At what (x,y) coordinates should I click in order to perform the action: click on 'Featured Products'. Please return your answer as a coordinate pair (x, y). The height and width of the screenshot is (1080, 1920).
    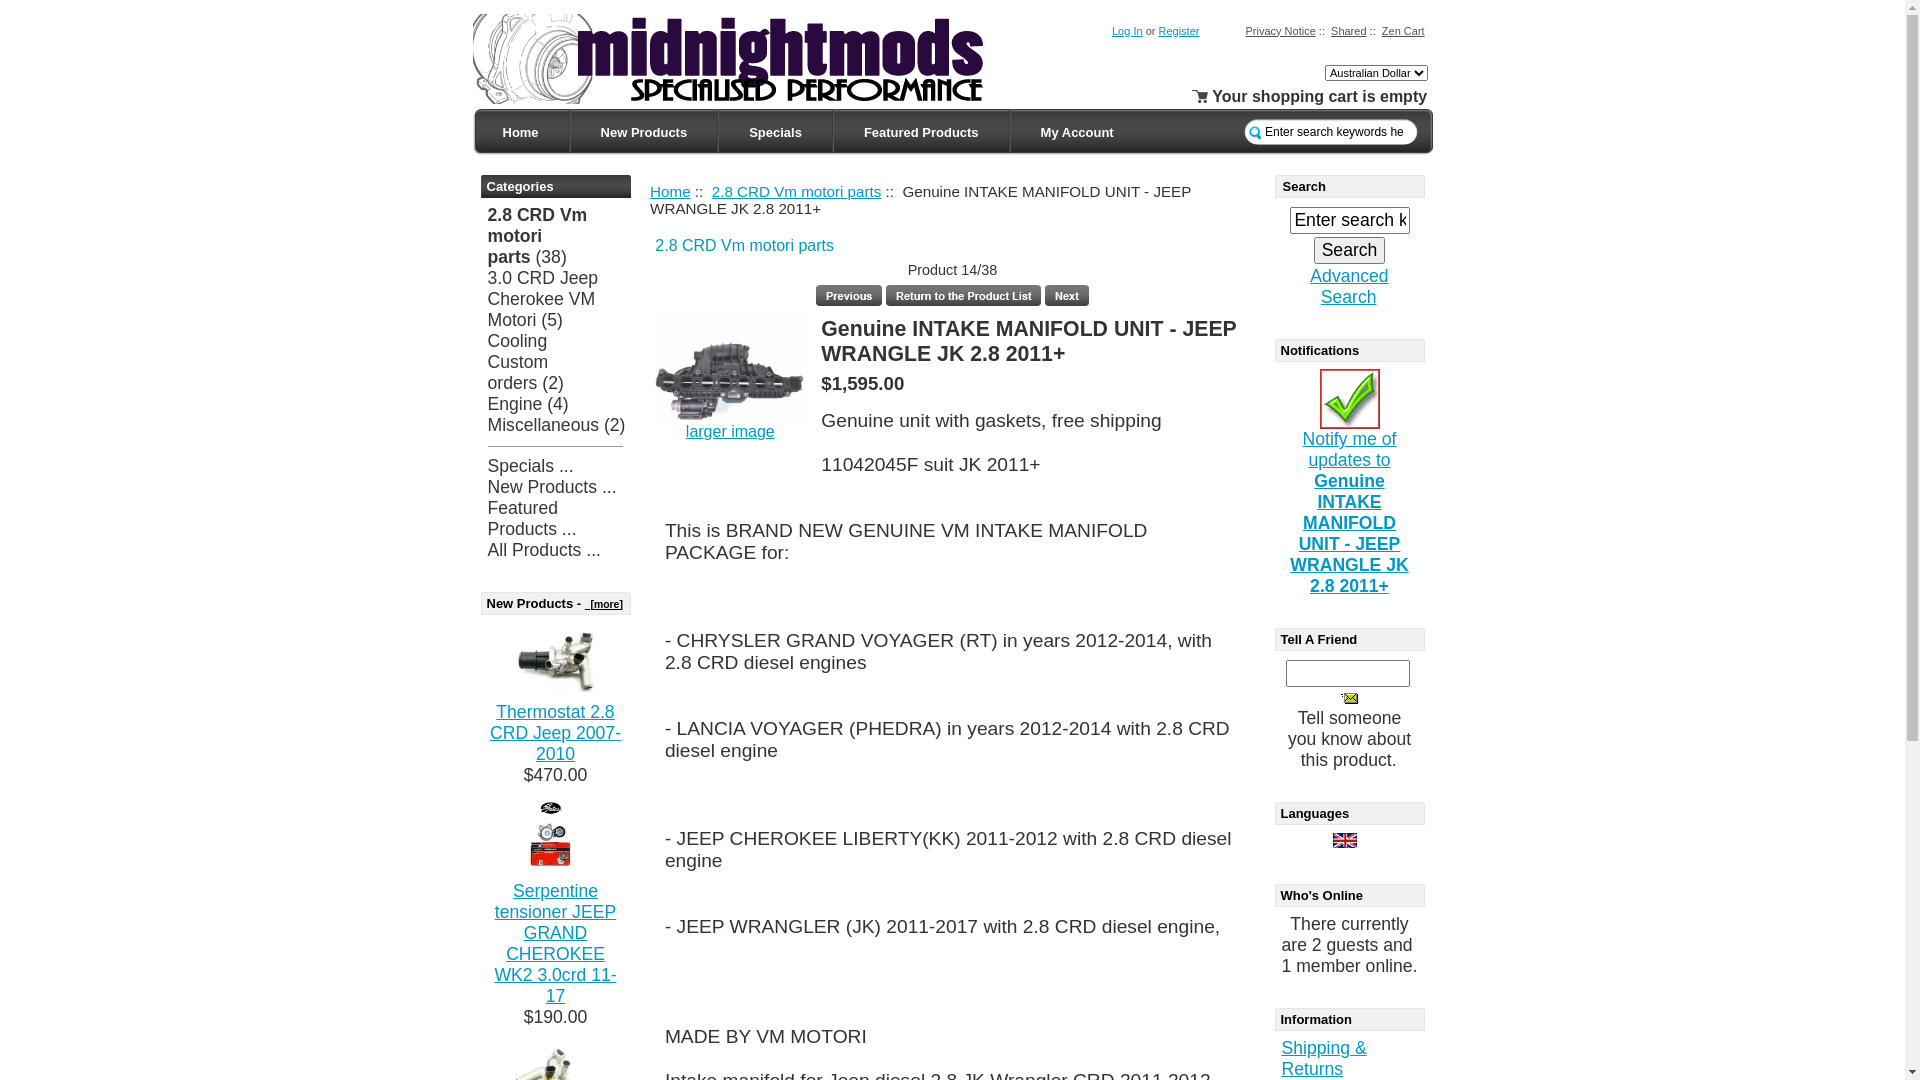
    Looking at the image, I should click on (920, 132).